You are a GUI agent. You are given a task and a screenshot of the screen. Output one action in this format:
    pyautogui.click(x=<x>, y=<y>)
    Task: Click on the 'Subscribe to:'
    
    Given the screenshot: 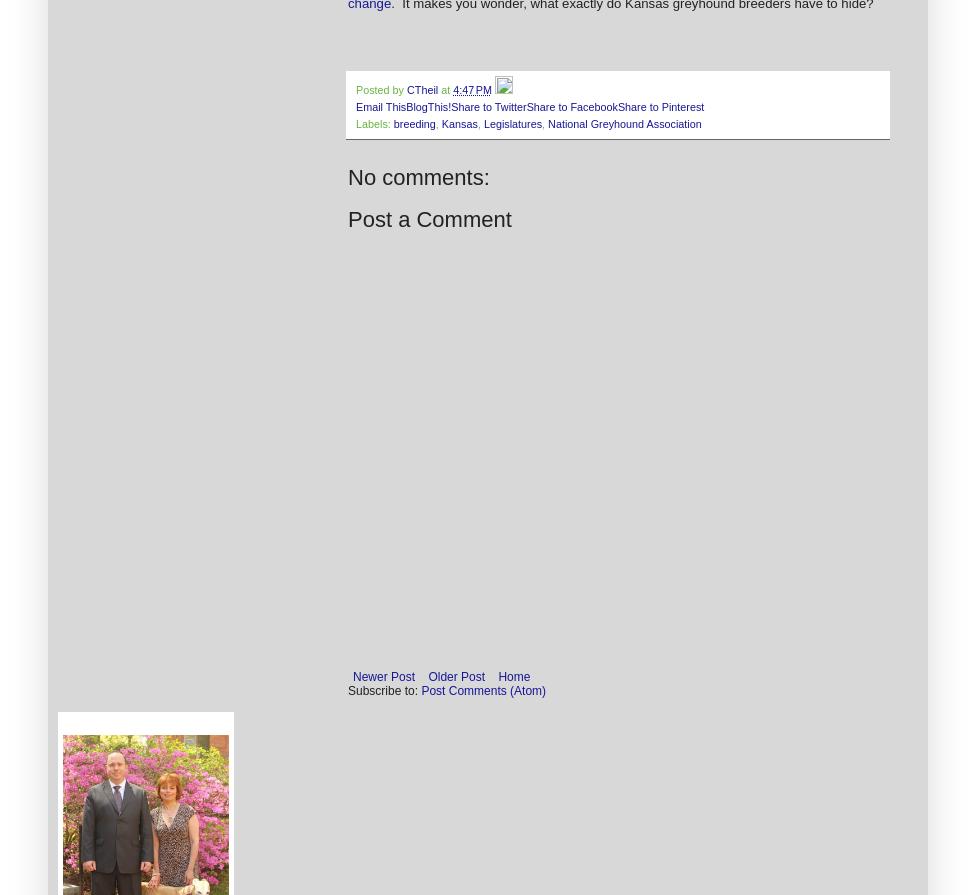 What is the action you would take?
    pyautogui.click(x=383, y=690)
    